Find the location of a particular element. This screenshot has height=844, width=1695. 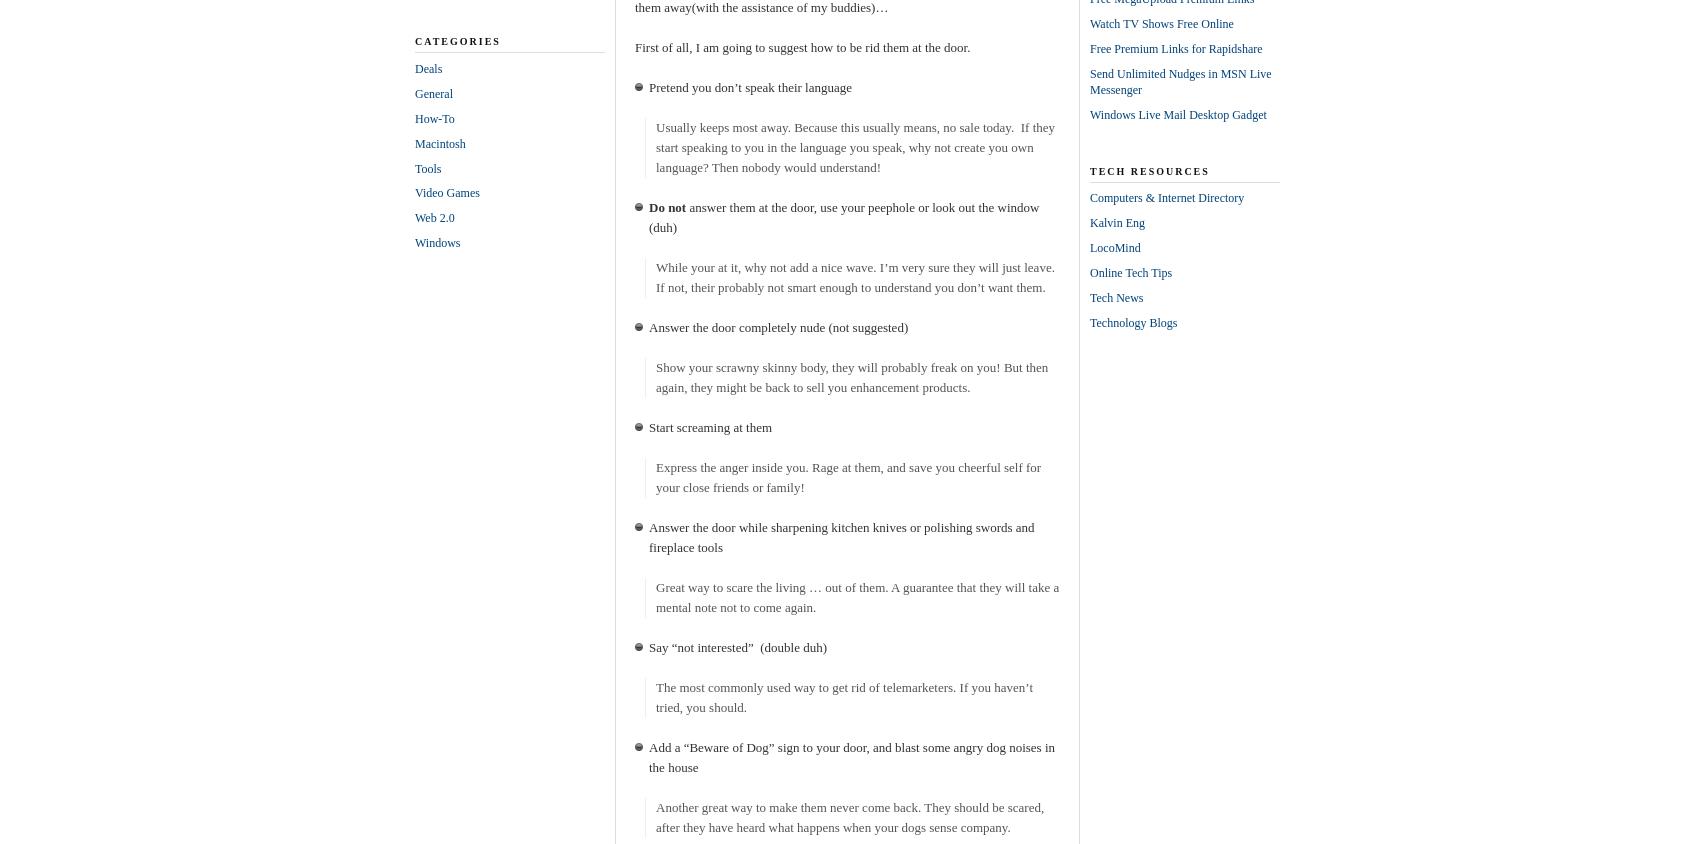

'Add a “Beware of Dog” sign to your door, and blast some angry dog noises in the house' is located at coordinates (851, 756).